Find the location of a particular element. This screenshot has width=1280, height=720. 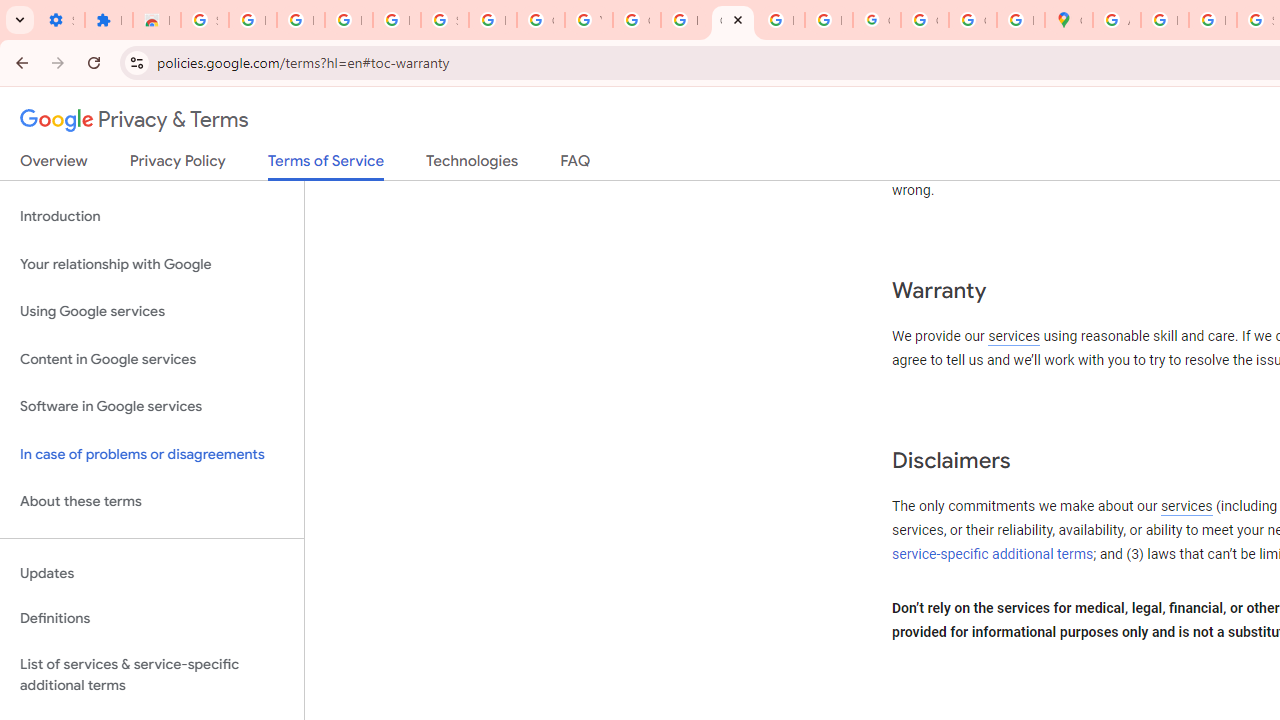

'Extensions' is located at coordinates (107, 20).